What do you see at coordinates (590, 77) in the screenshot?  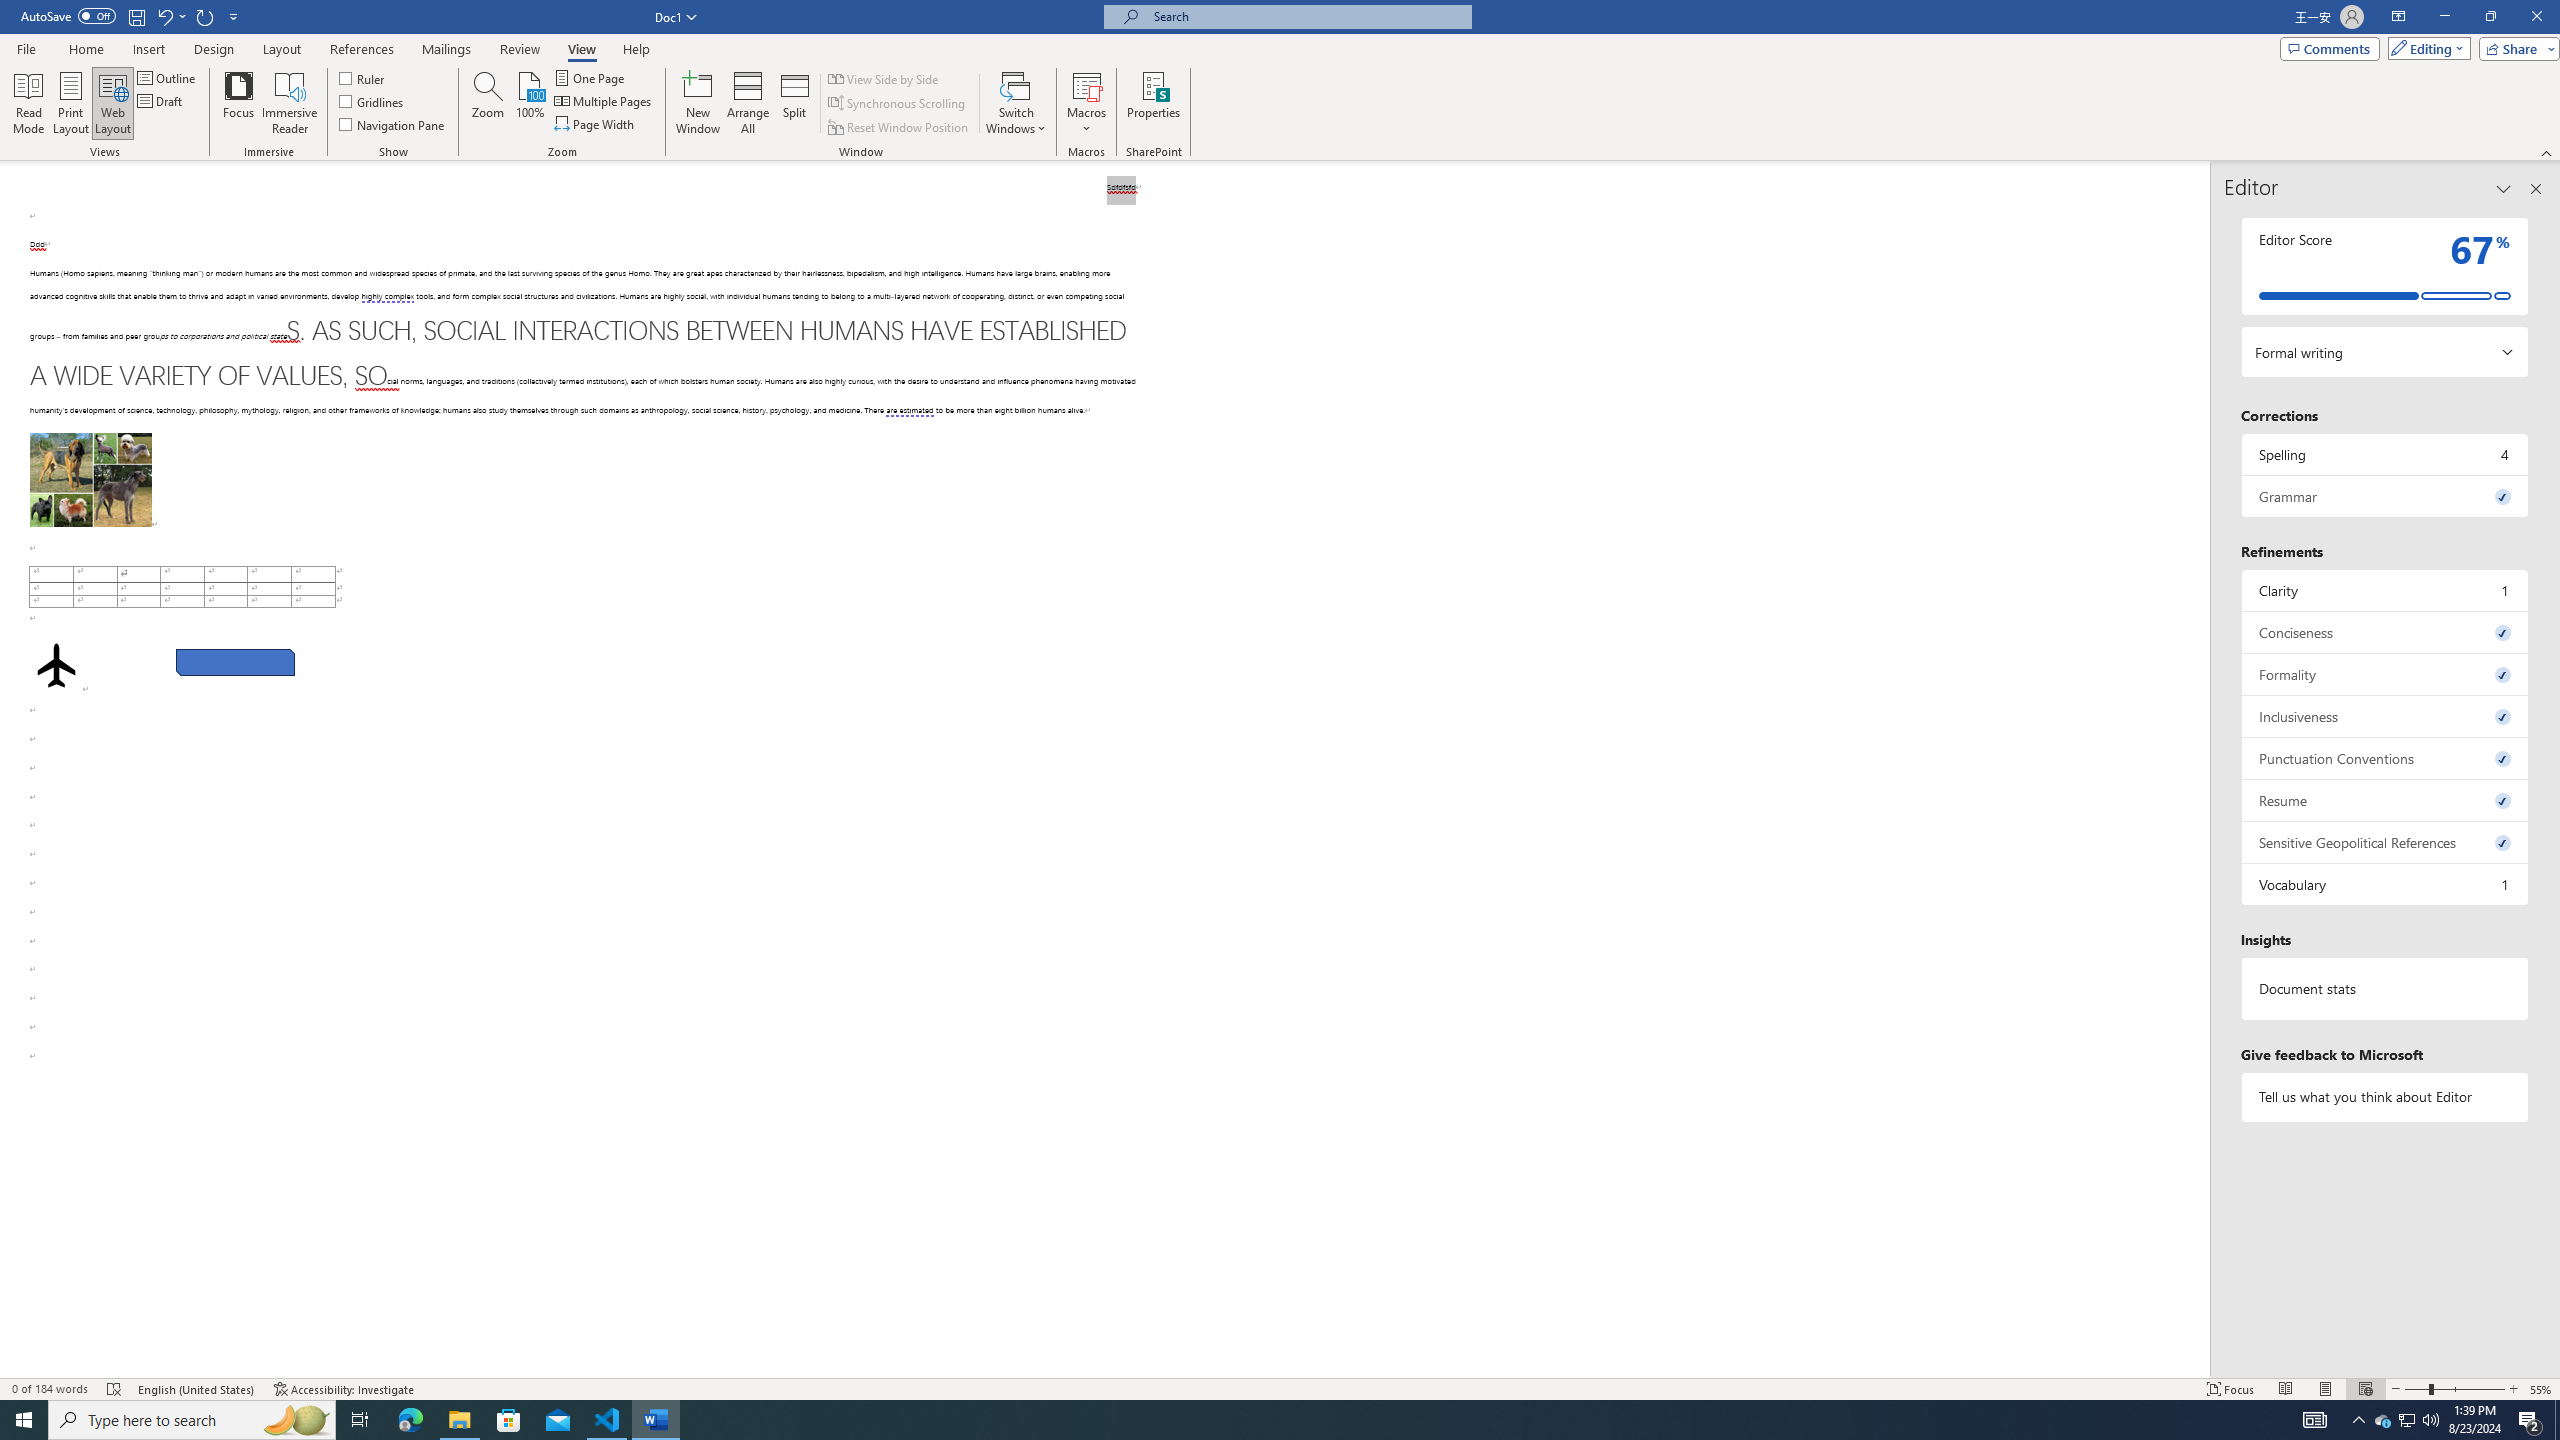 I see `'One Page'` at bounding box center [590, 77].